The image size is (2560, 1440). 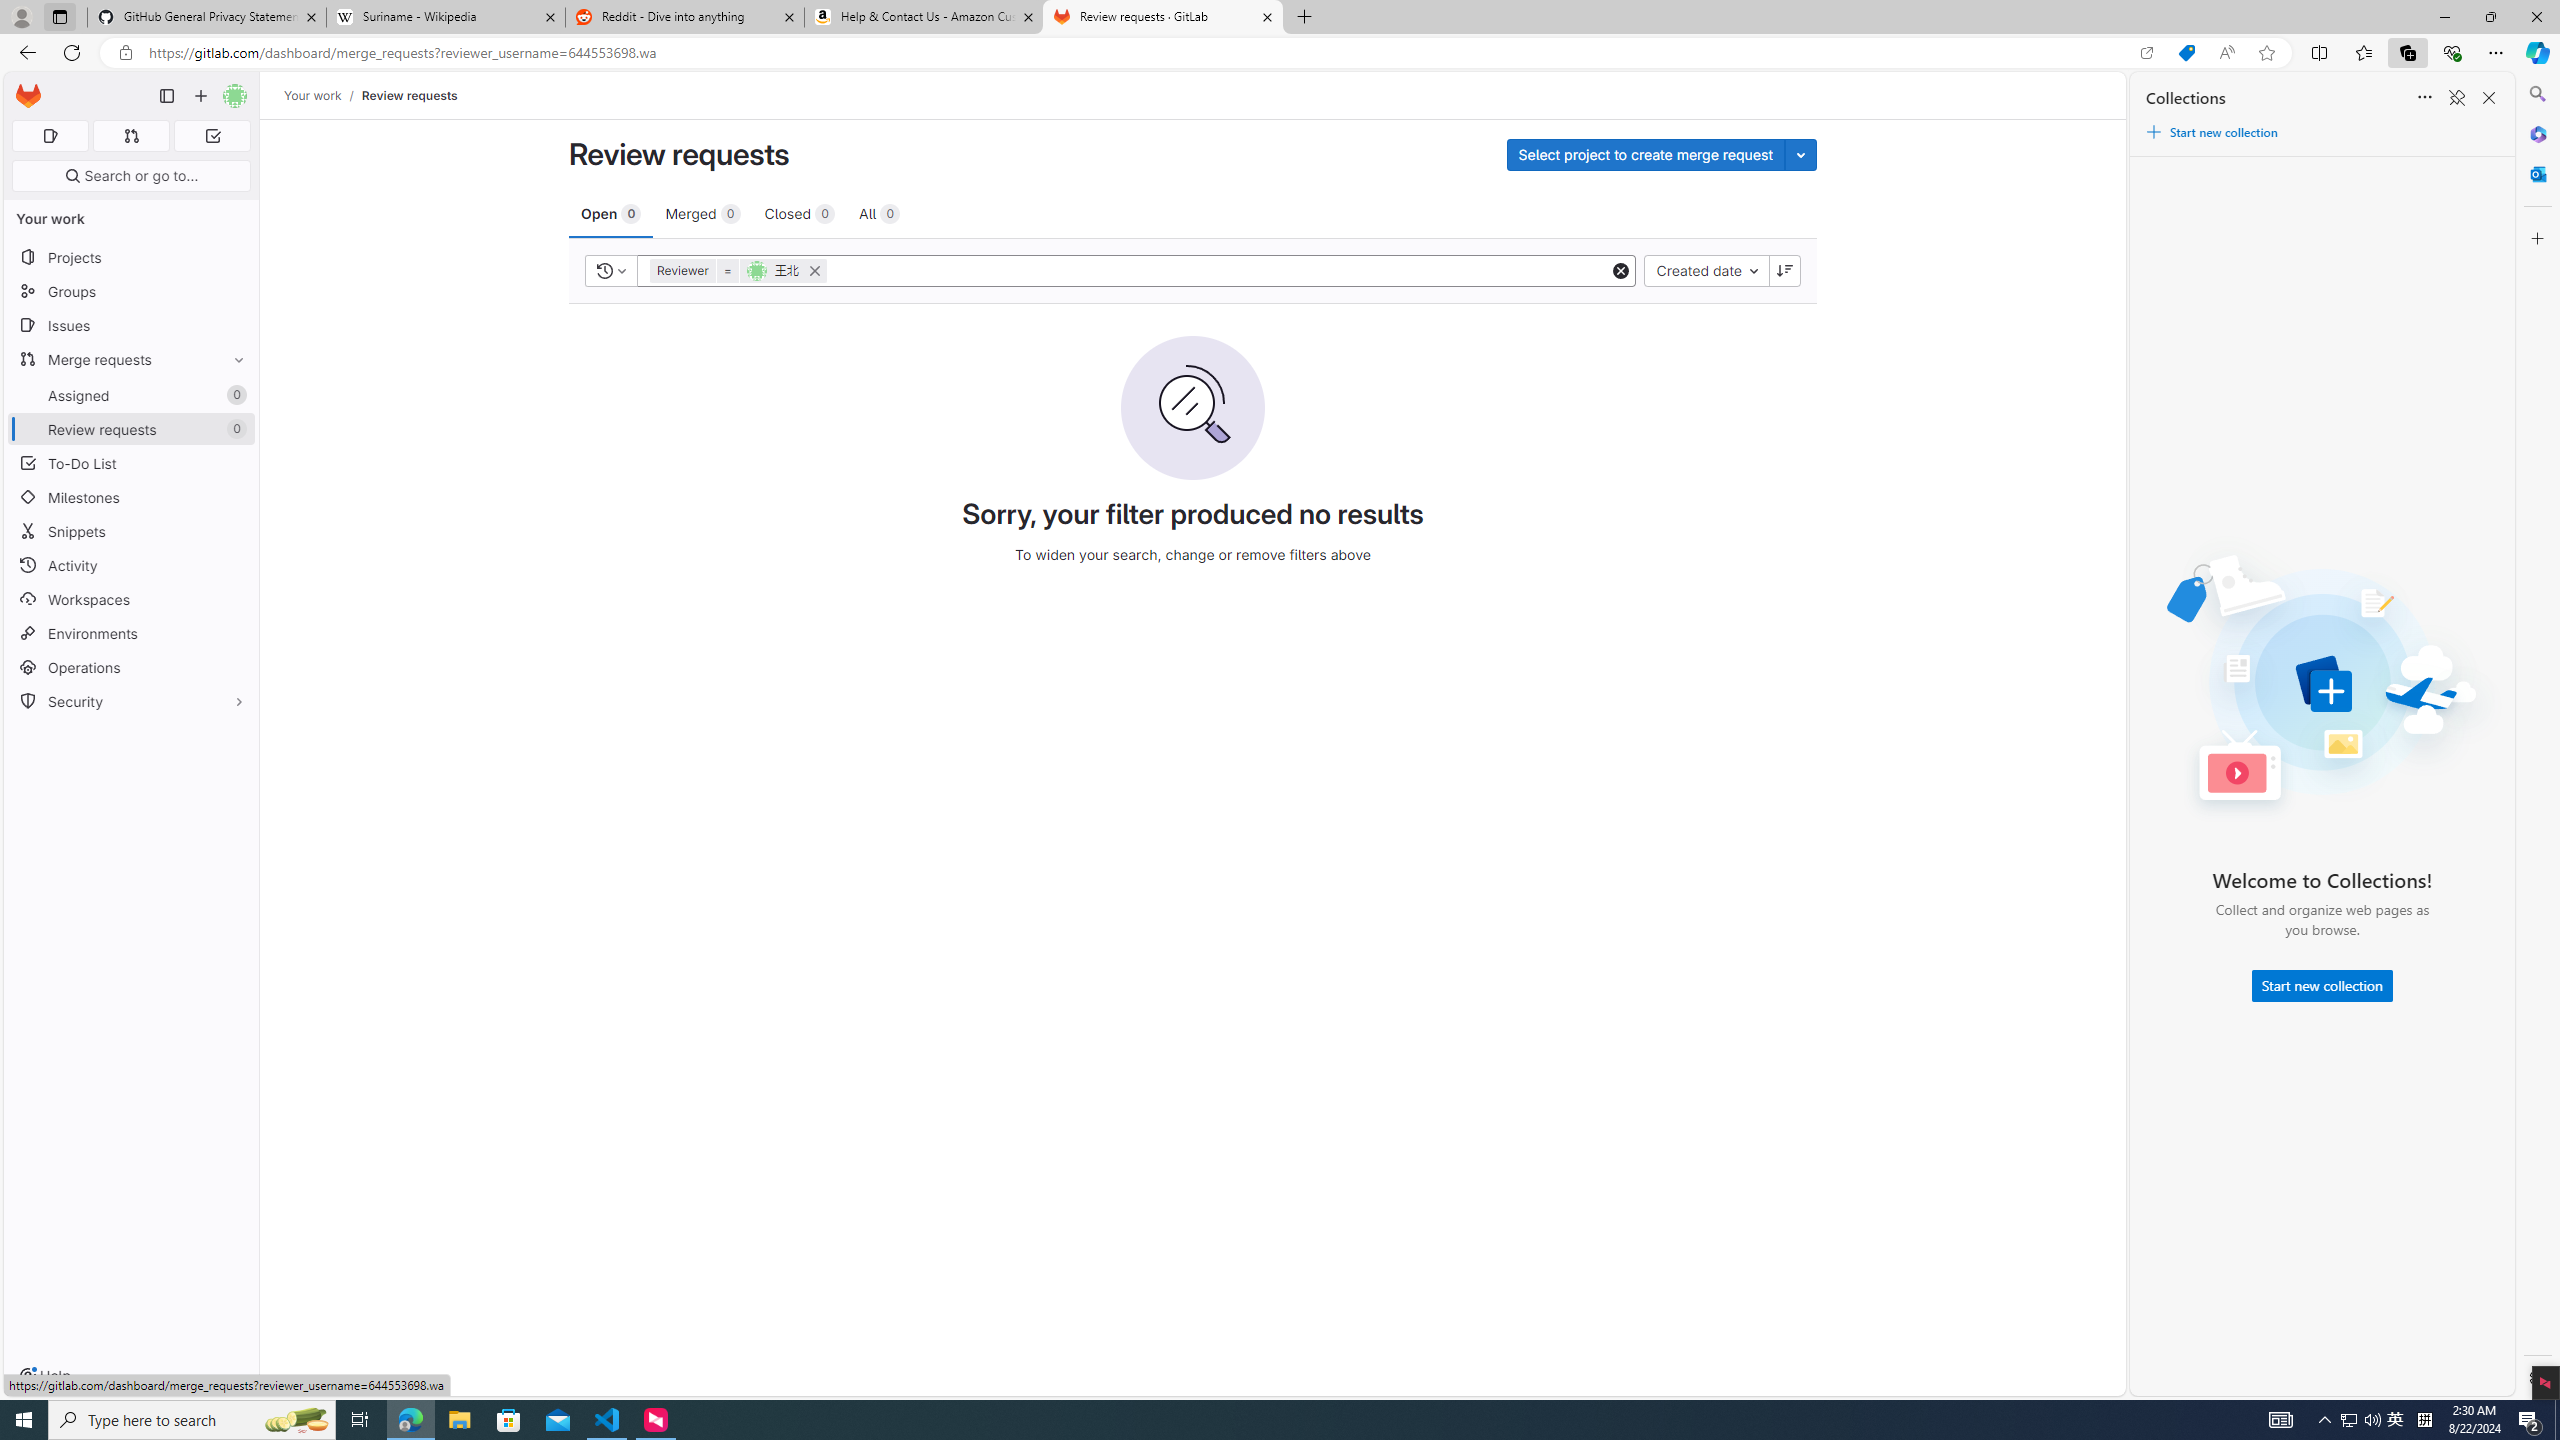 What do you see at coordinates (130, 564) in the screenshot?
I see `'Activity'` at bounding box center [130, 564].